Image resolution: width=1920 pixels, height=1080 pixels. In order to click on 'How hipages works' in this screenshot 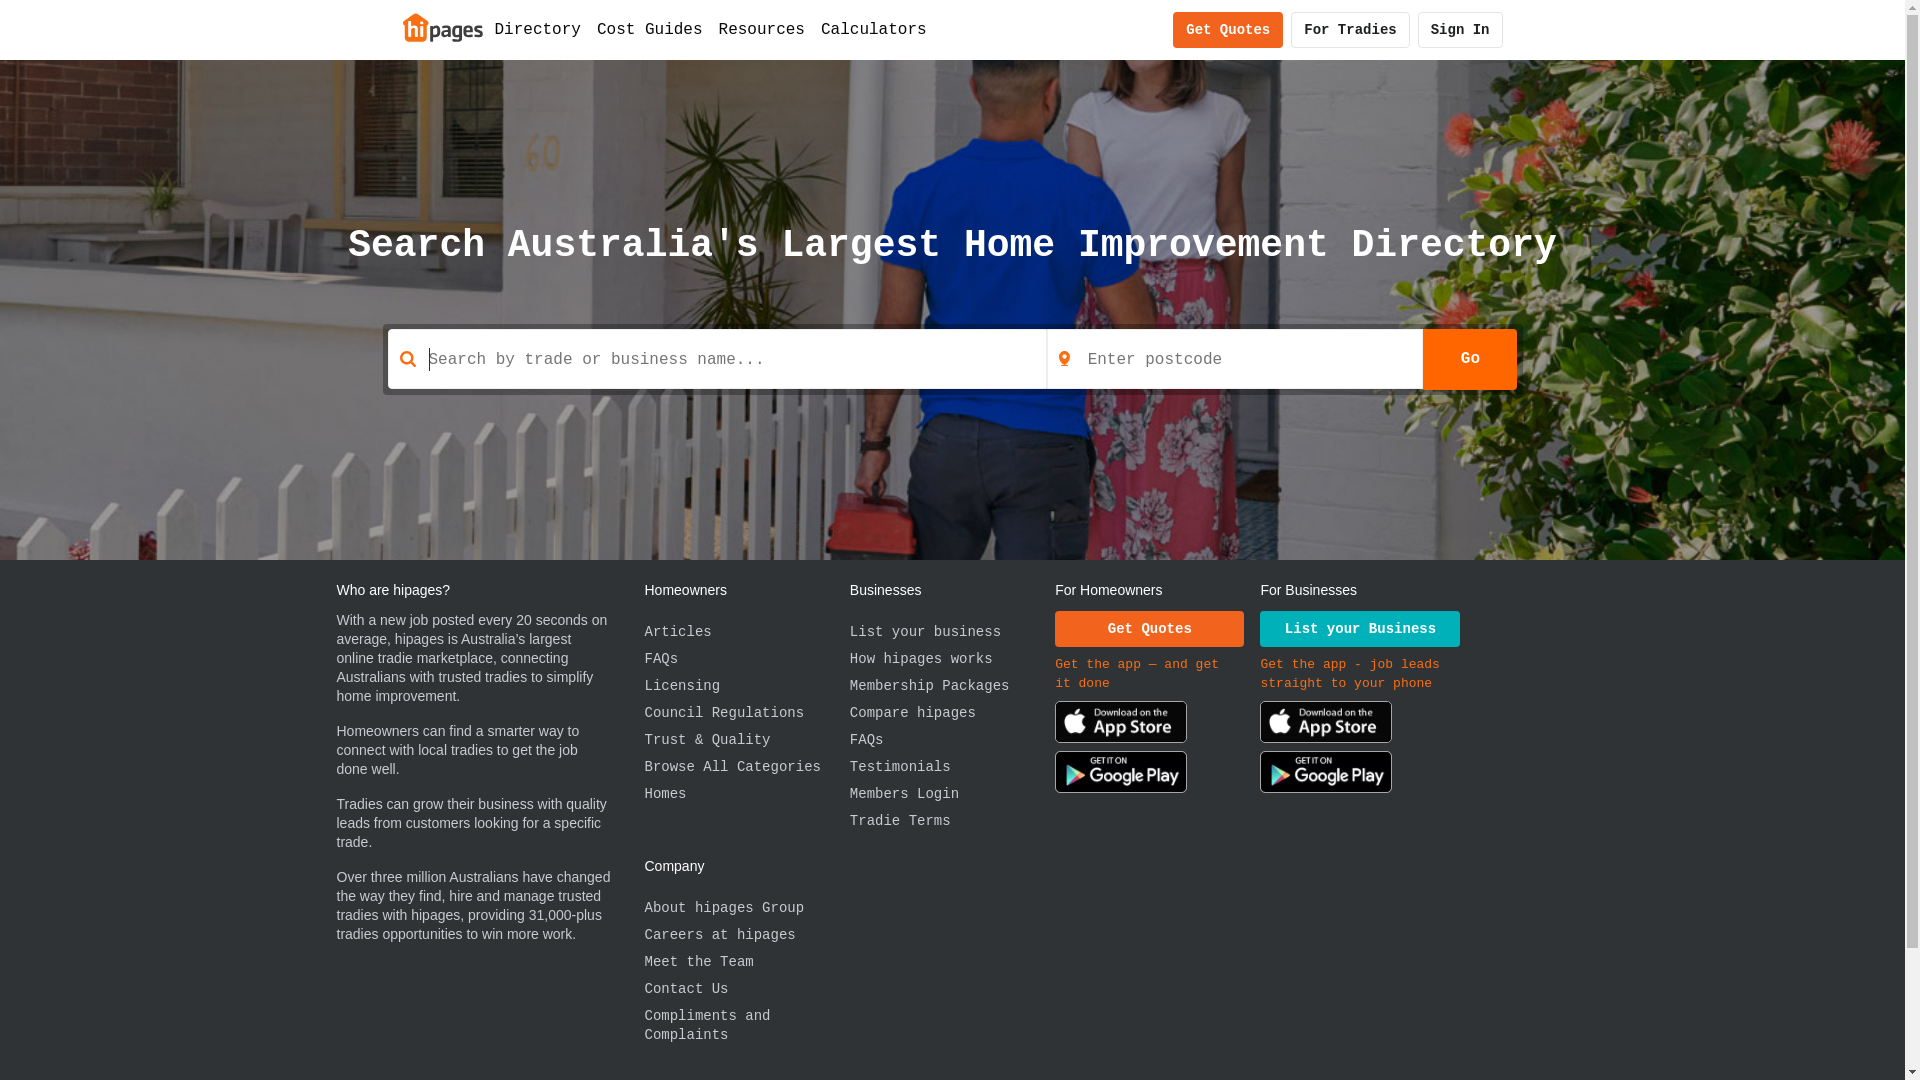, I will do `click(951, 659)`.